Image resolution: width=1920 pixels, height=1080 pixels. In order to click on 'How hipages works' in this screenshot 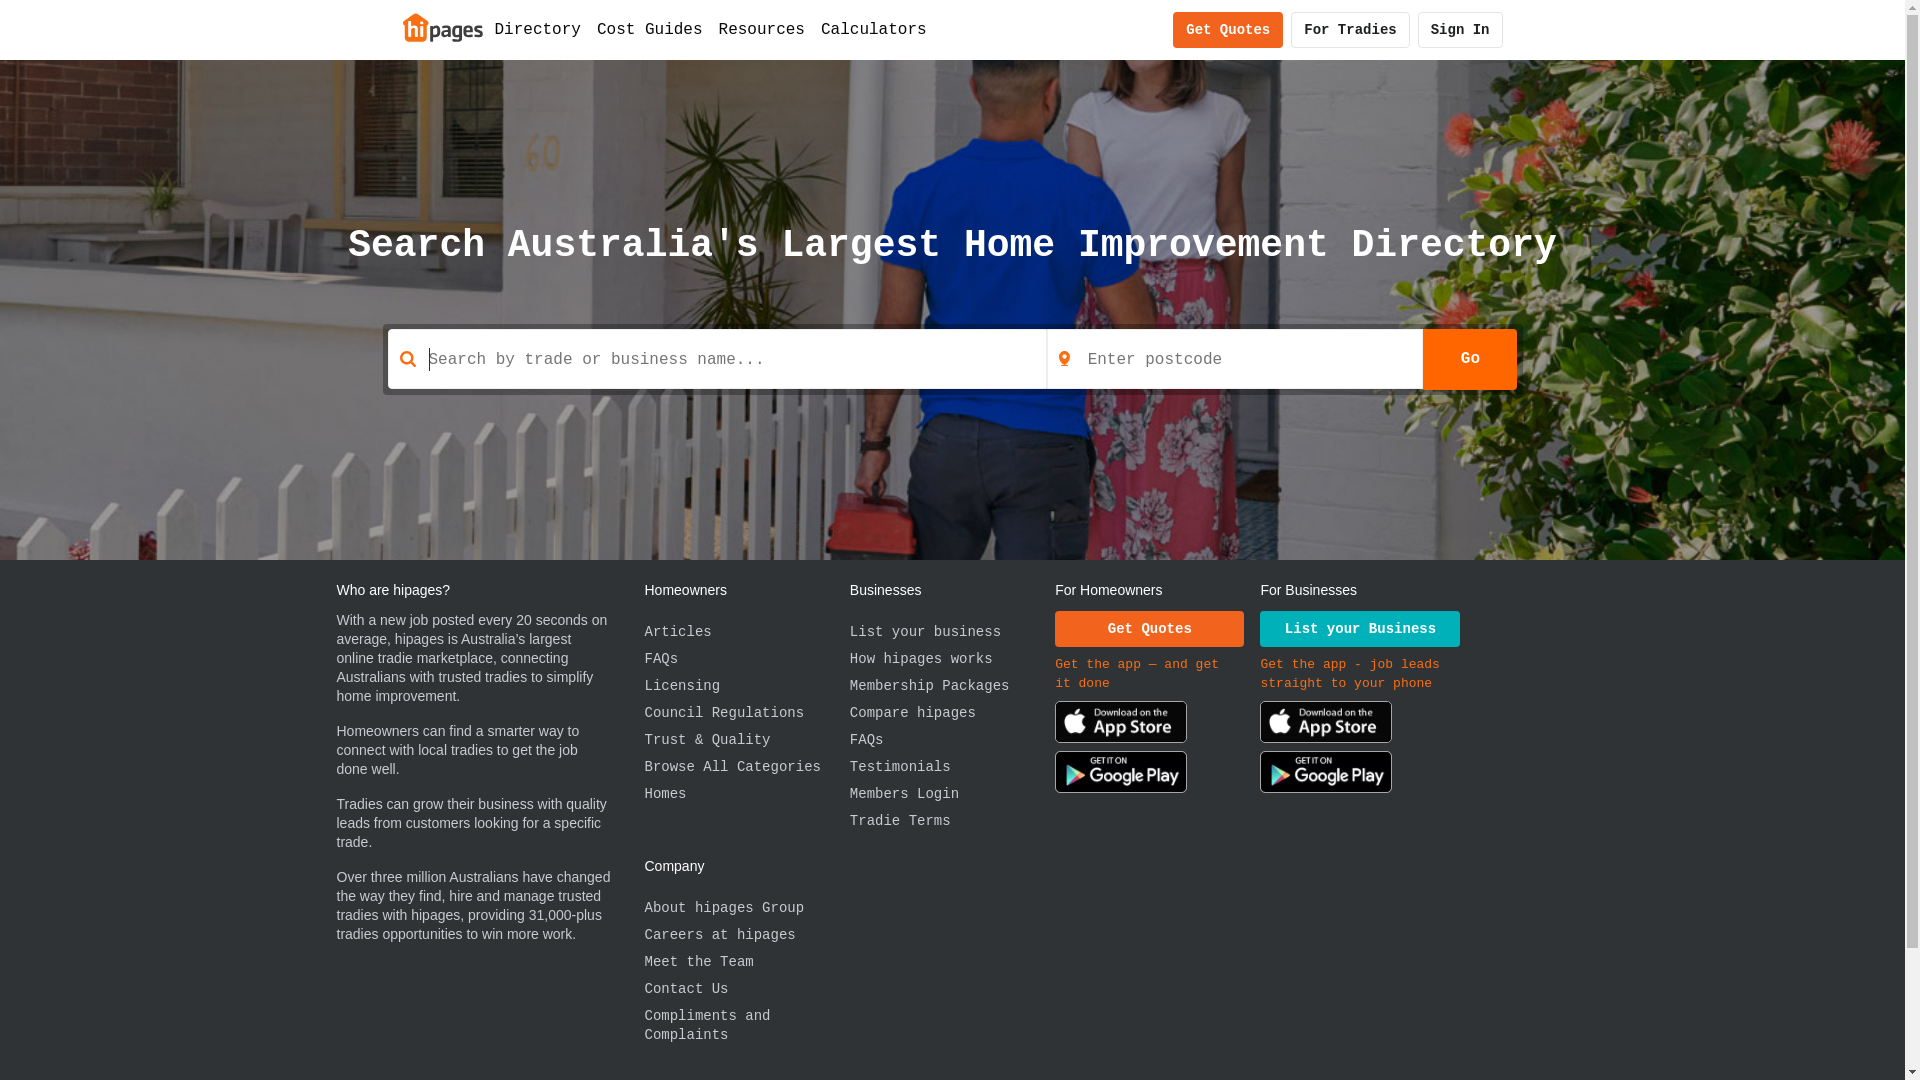, I will do `click(951, 659)`.